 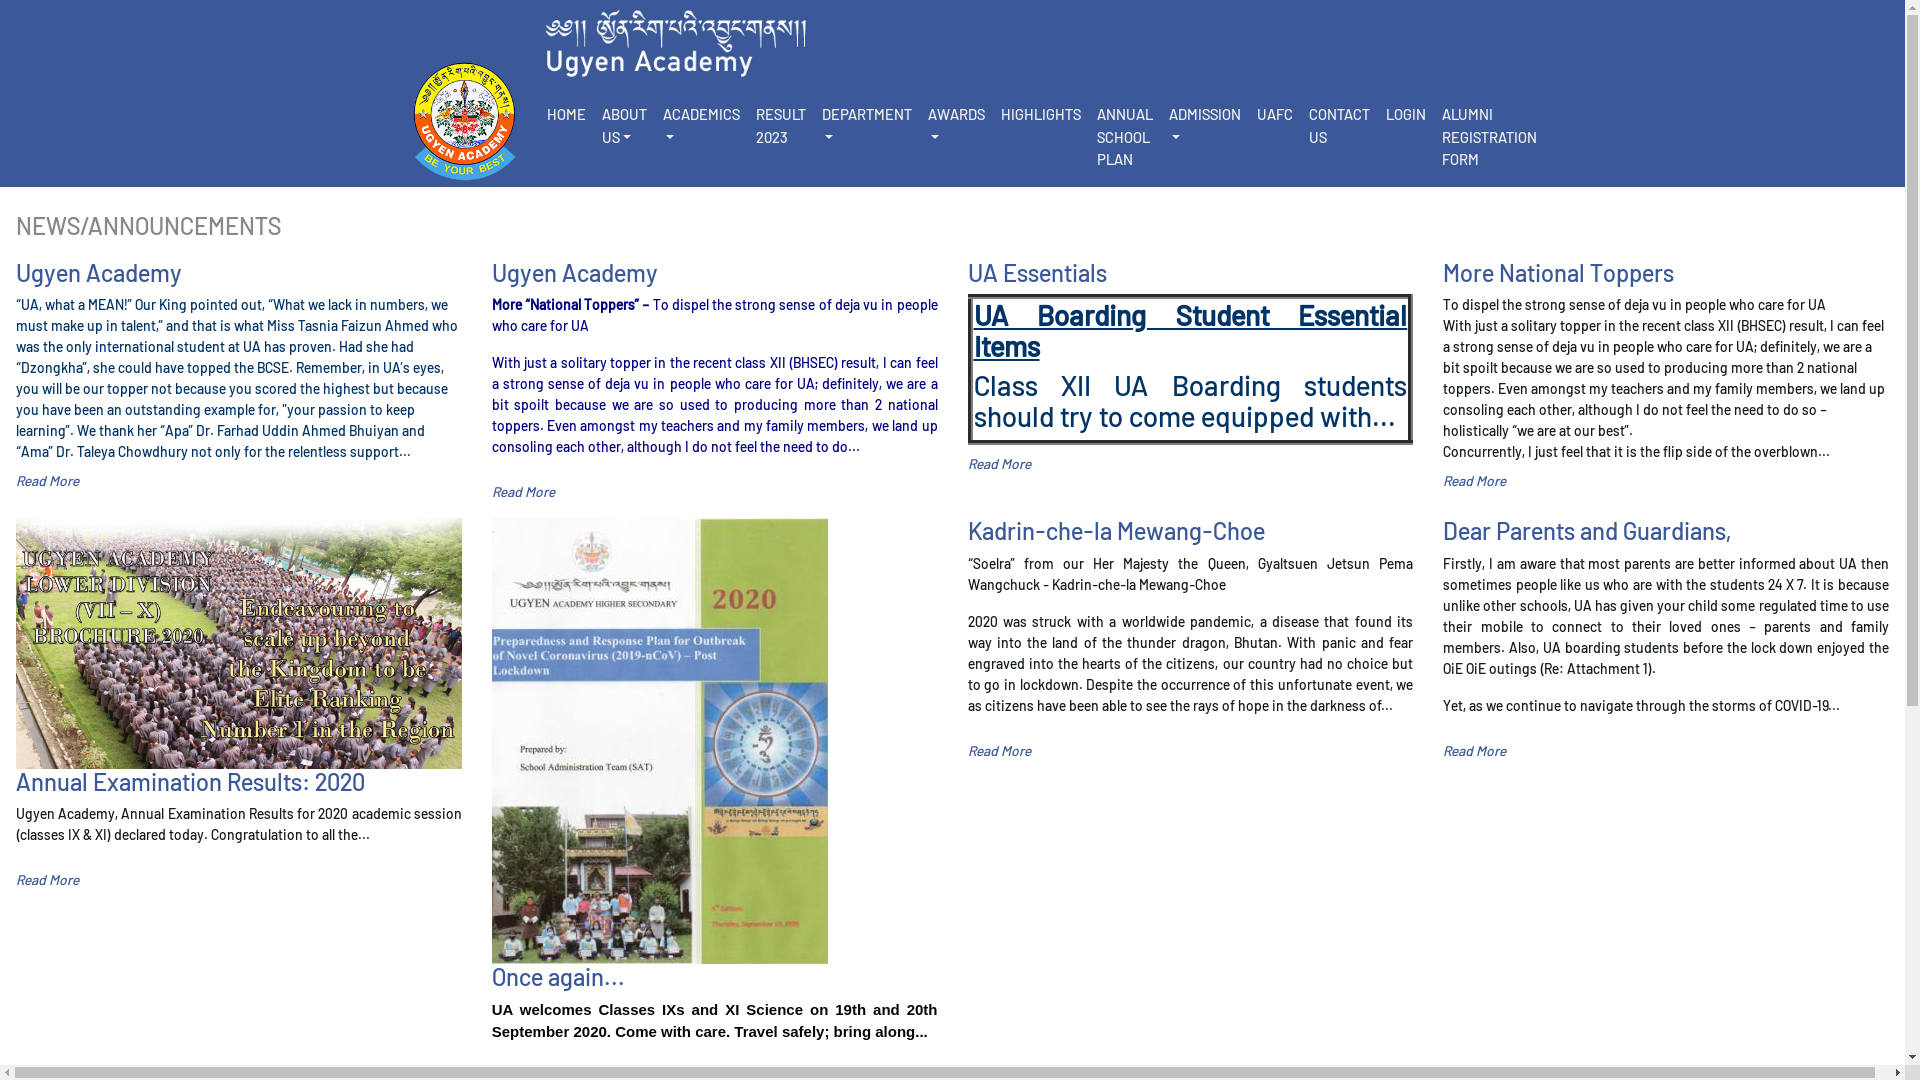 I want to click on 'ANNUAL SCHOOL PLAN', so click(x=1123, y=136).